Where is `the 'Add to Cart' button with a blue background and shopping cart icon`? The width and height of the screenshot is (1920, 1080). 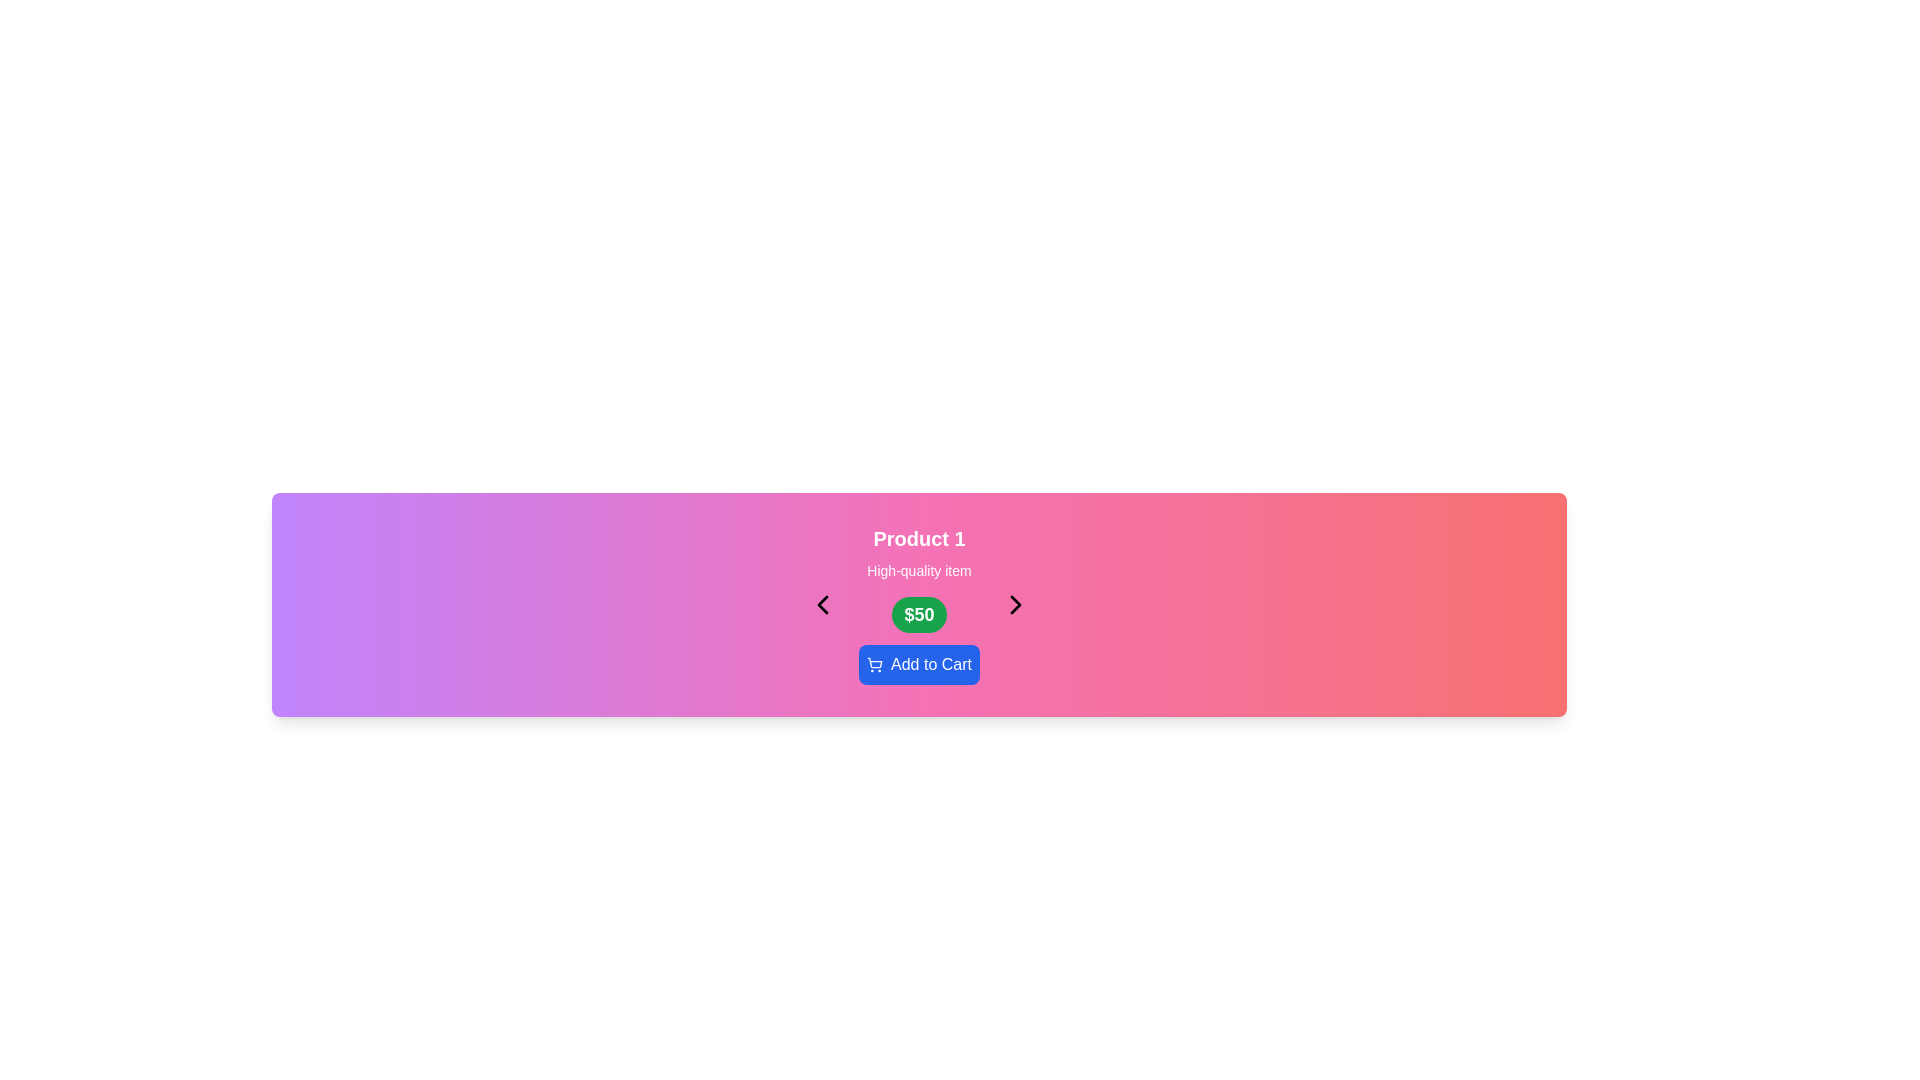 the 'Add to Cart' button with a blue background and shopping cart icon is located at coordinates (918, 664).